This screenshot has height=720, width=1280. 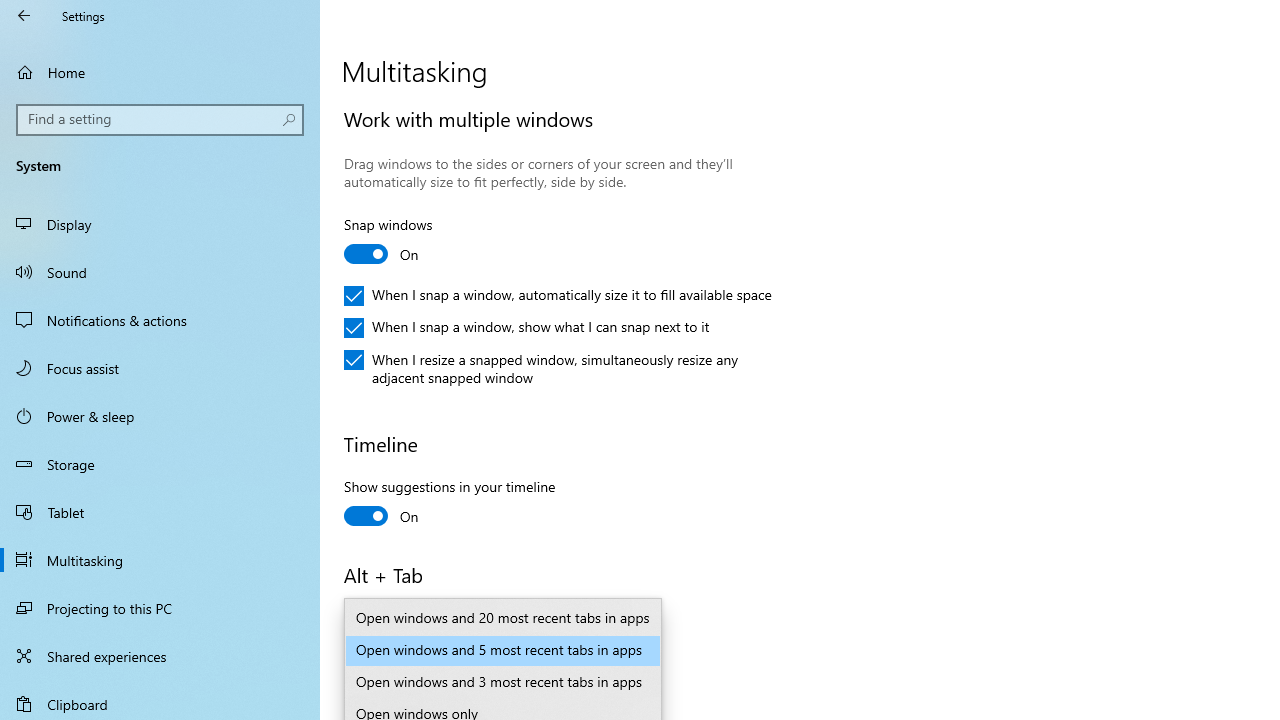 What do you see at coordinates (160, 71) in the screenshot?
I see `'Home'` at bounding box center [160, 71].